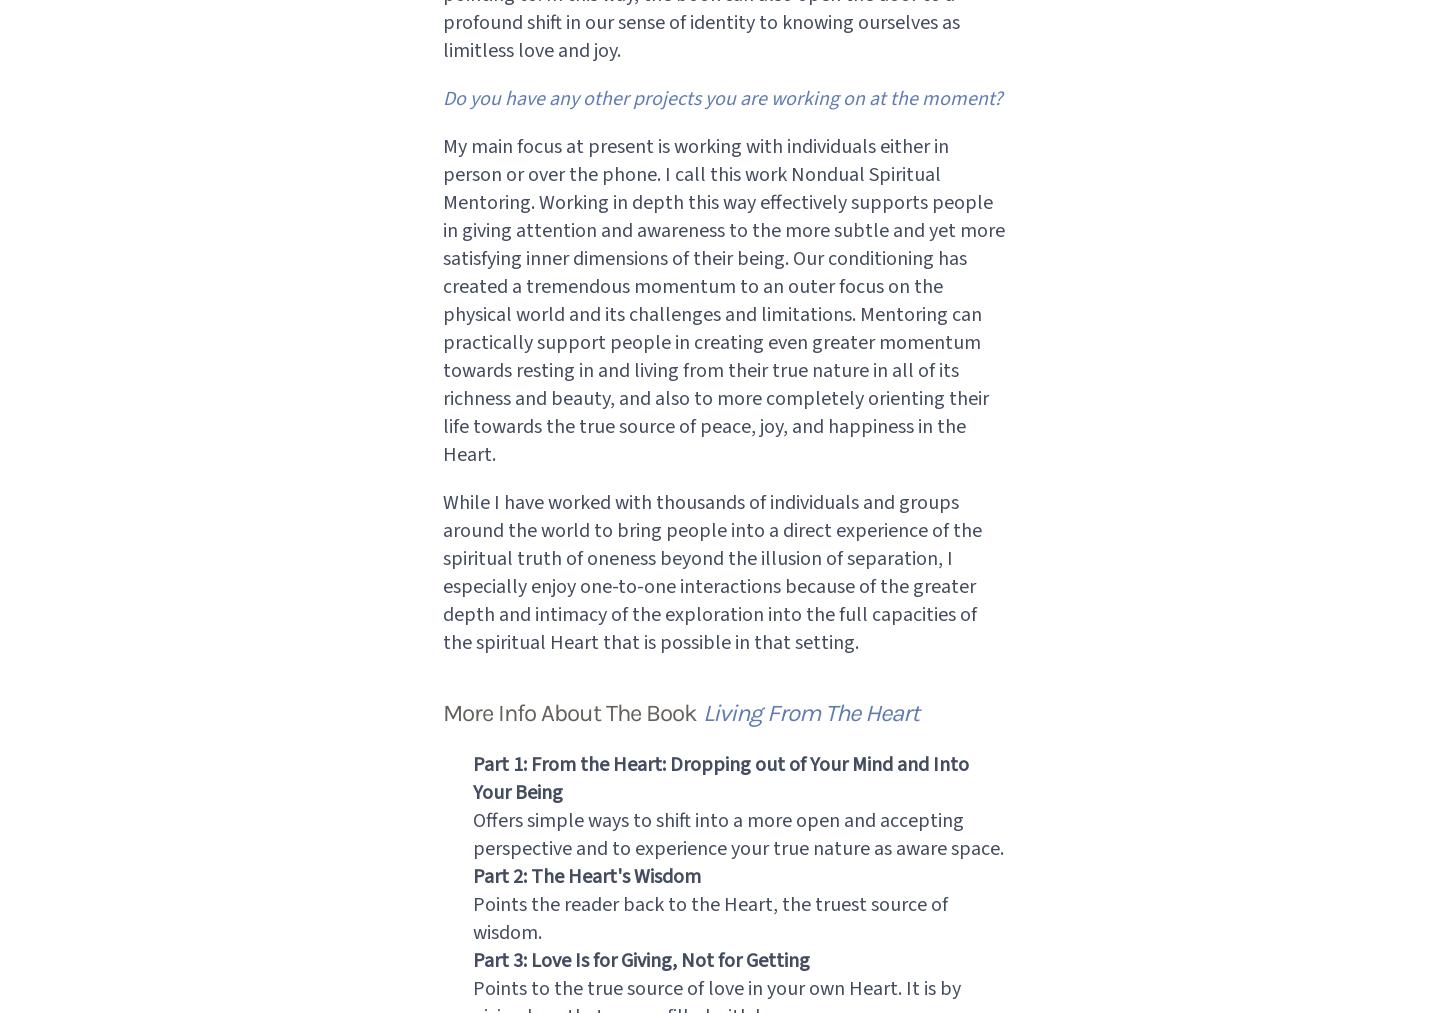 The height and width of the screenshot is (1013, 1450). I want to click on 'Part 3:', so click(498, 960).